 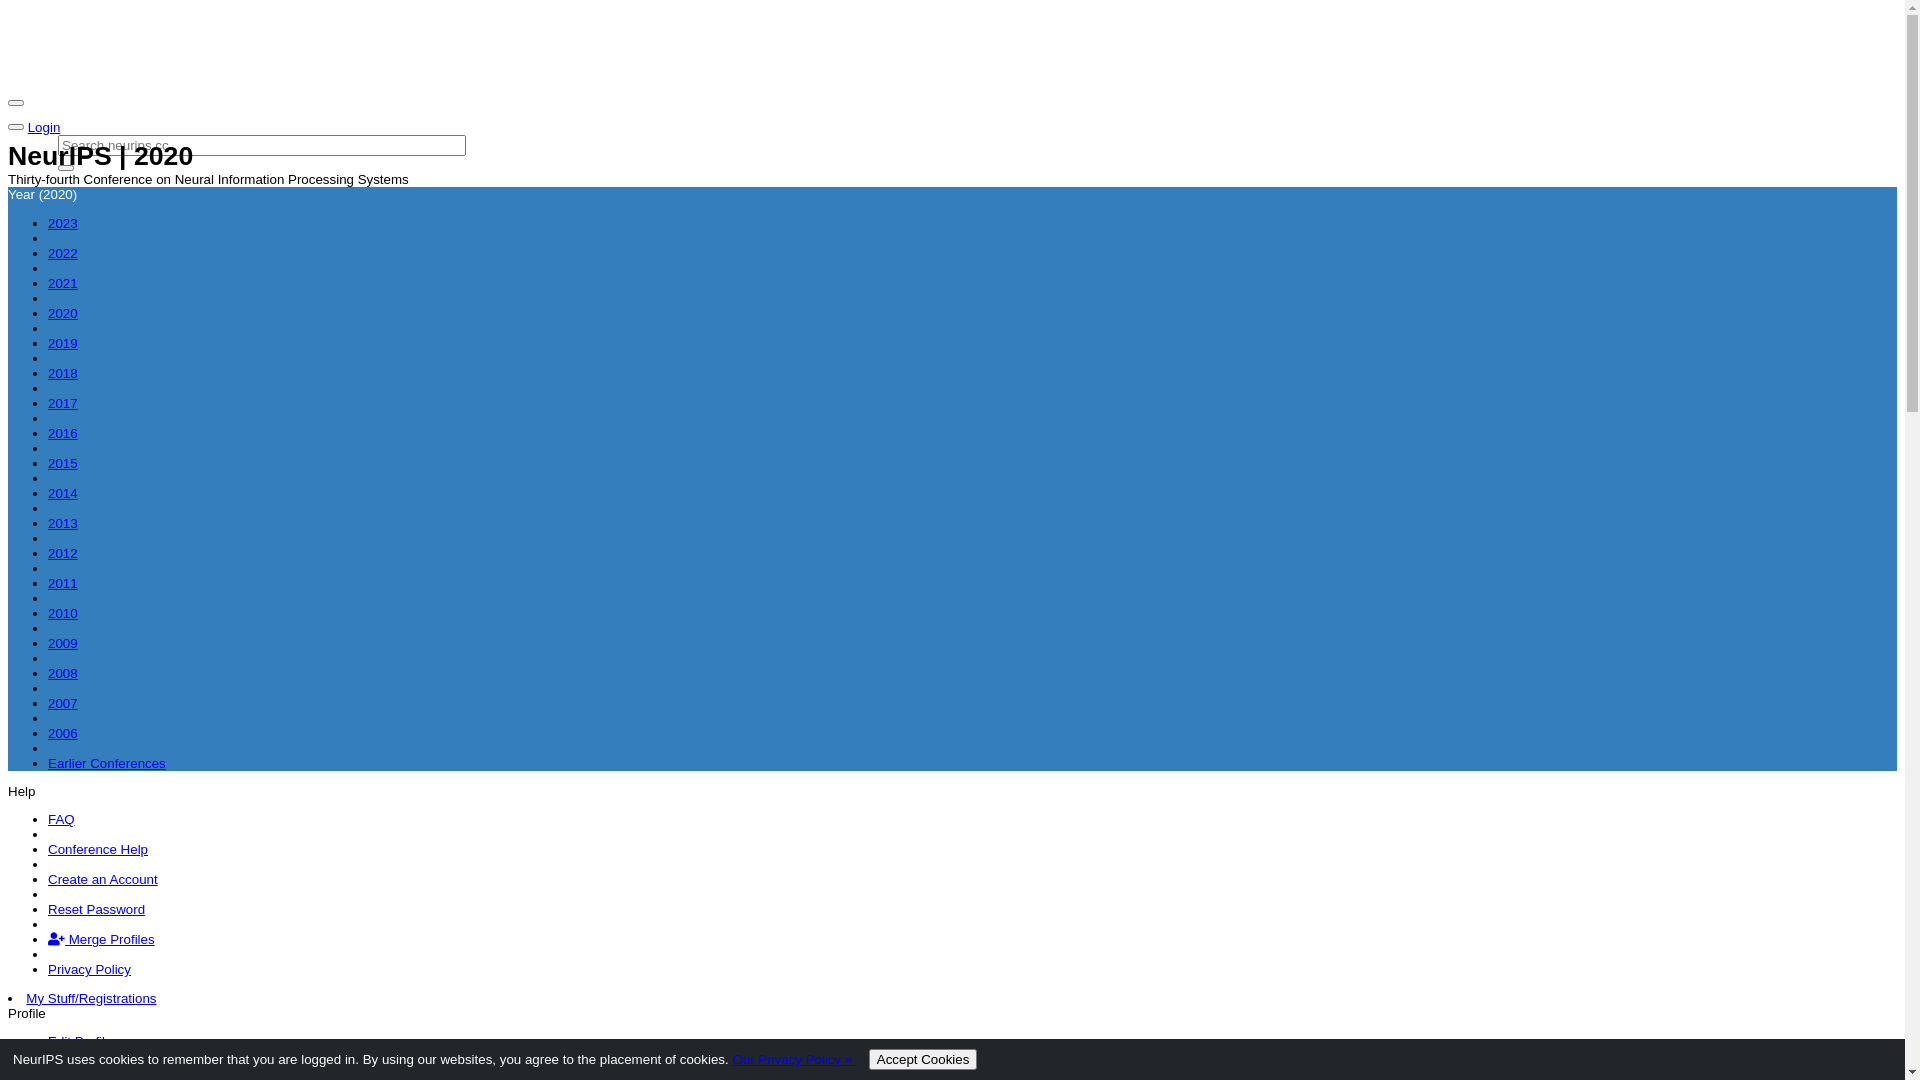 What do you see at coordinates (62, 493) in the screenshot?
I see `'2014'` at bounding box center [62, 493].